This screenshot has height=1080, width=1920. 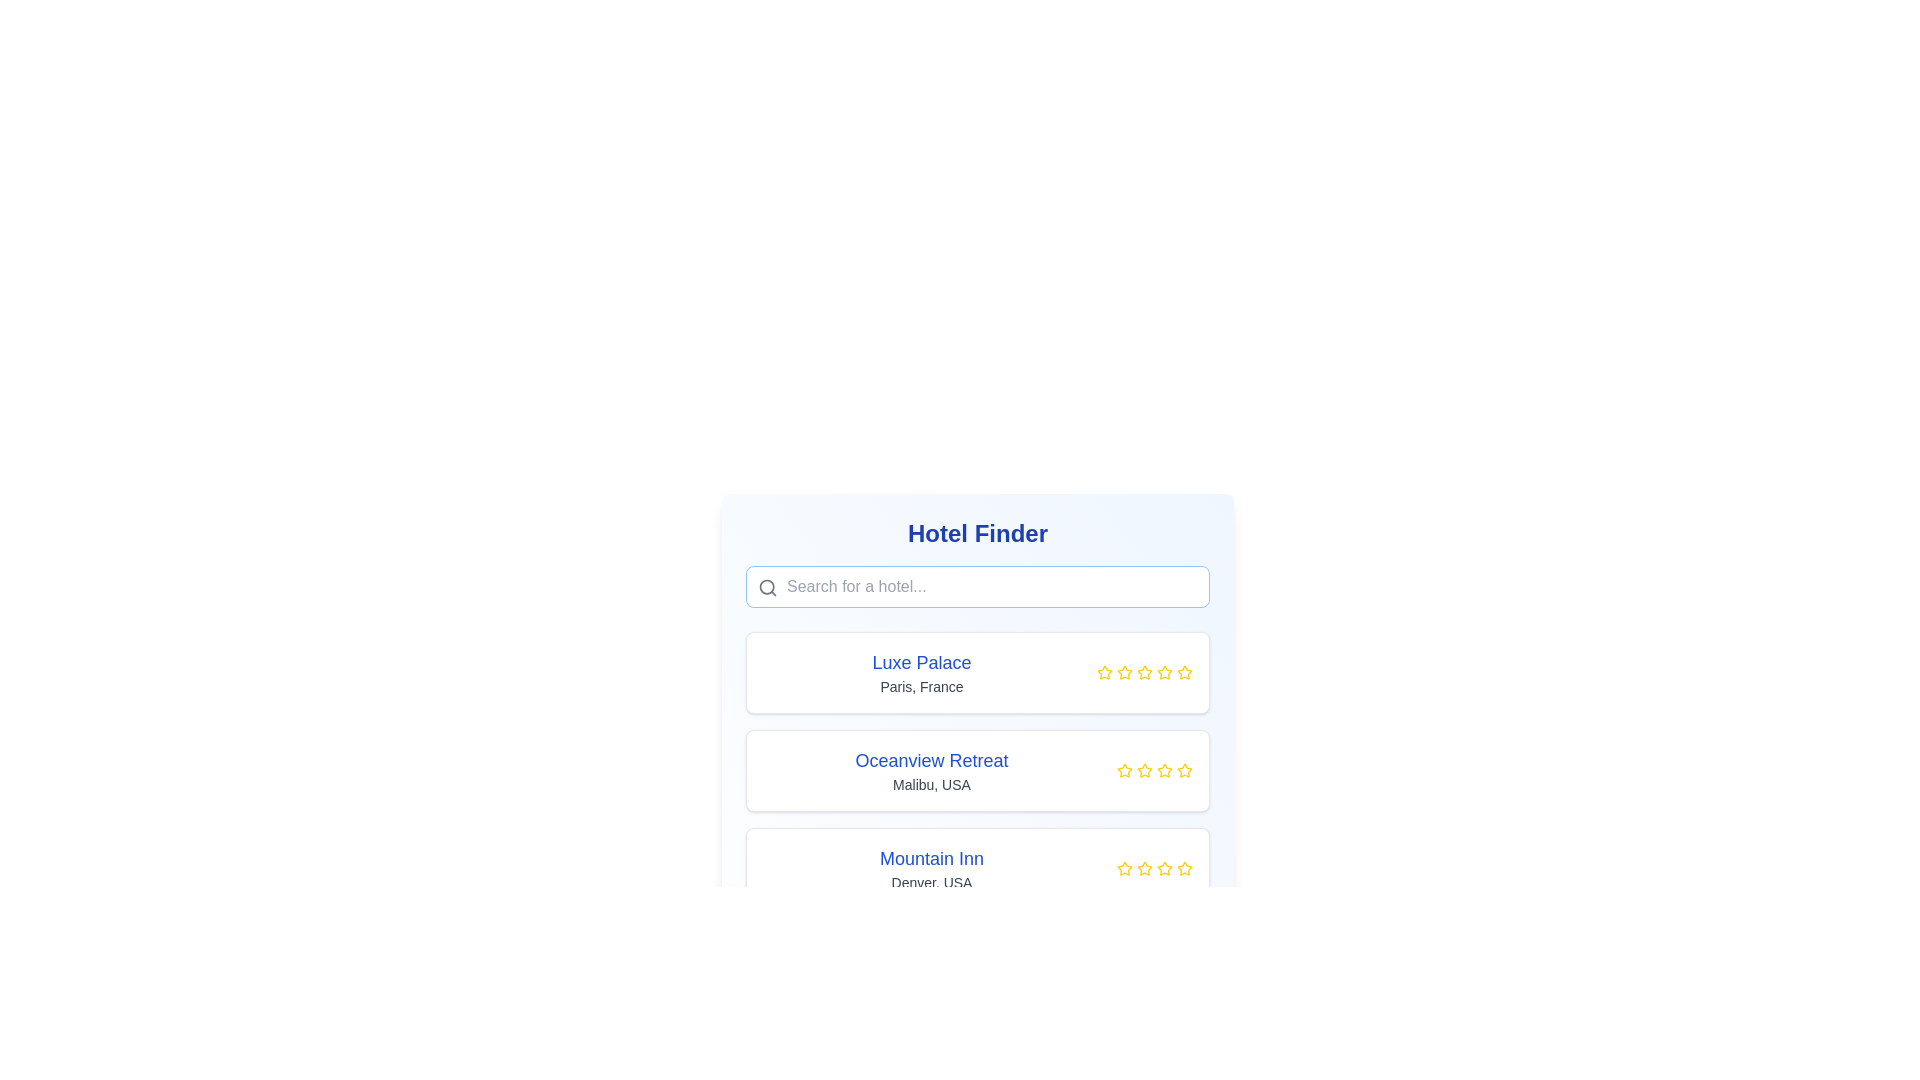 What do you see at coordinates (1165, 672) in the screenshot?
I see `the fifth star rating icon for the 'Luxe Palace' hotel` at bounding box center [1165, 672].